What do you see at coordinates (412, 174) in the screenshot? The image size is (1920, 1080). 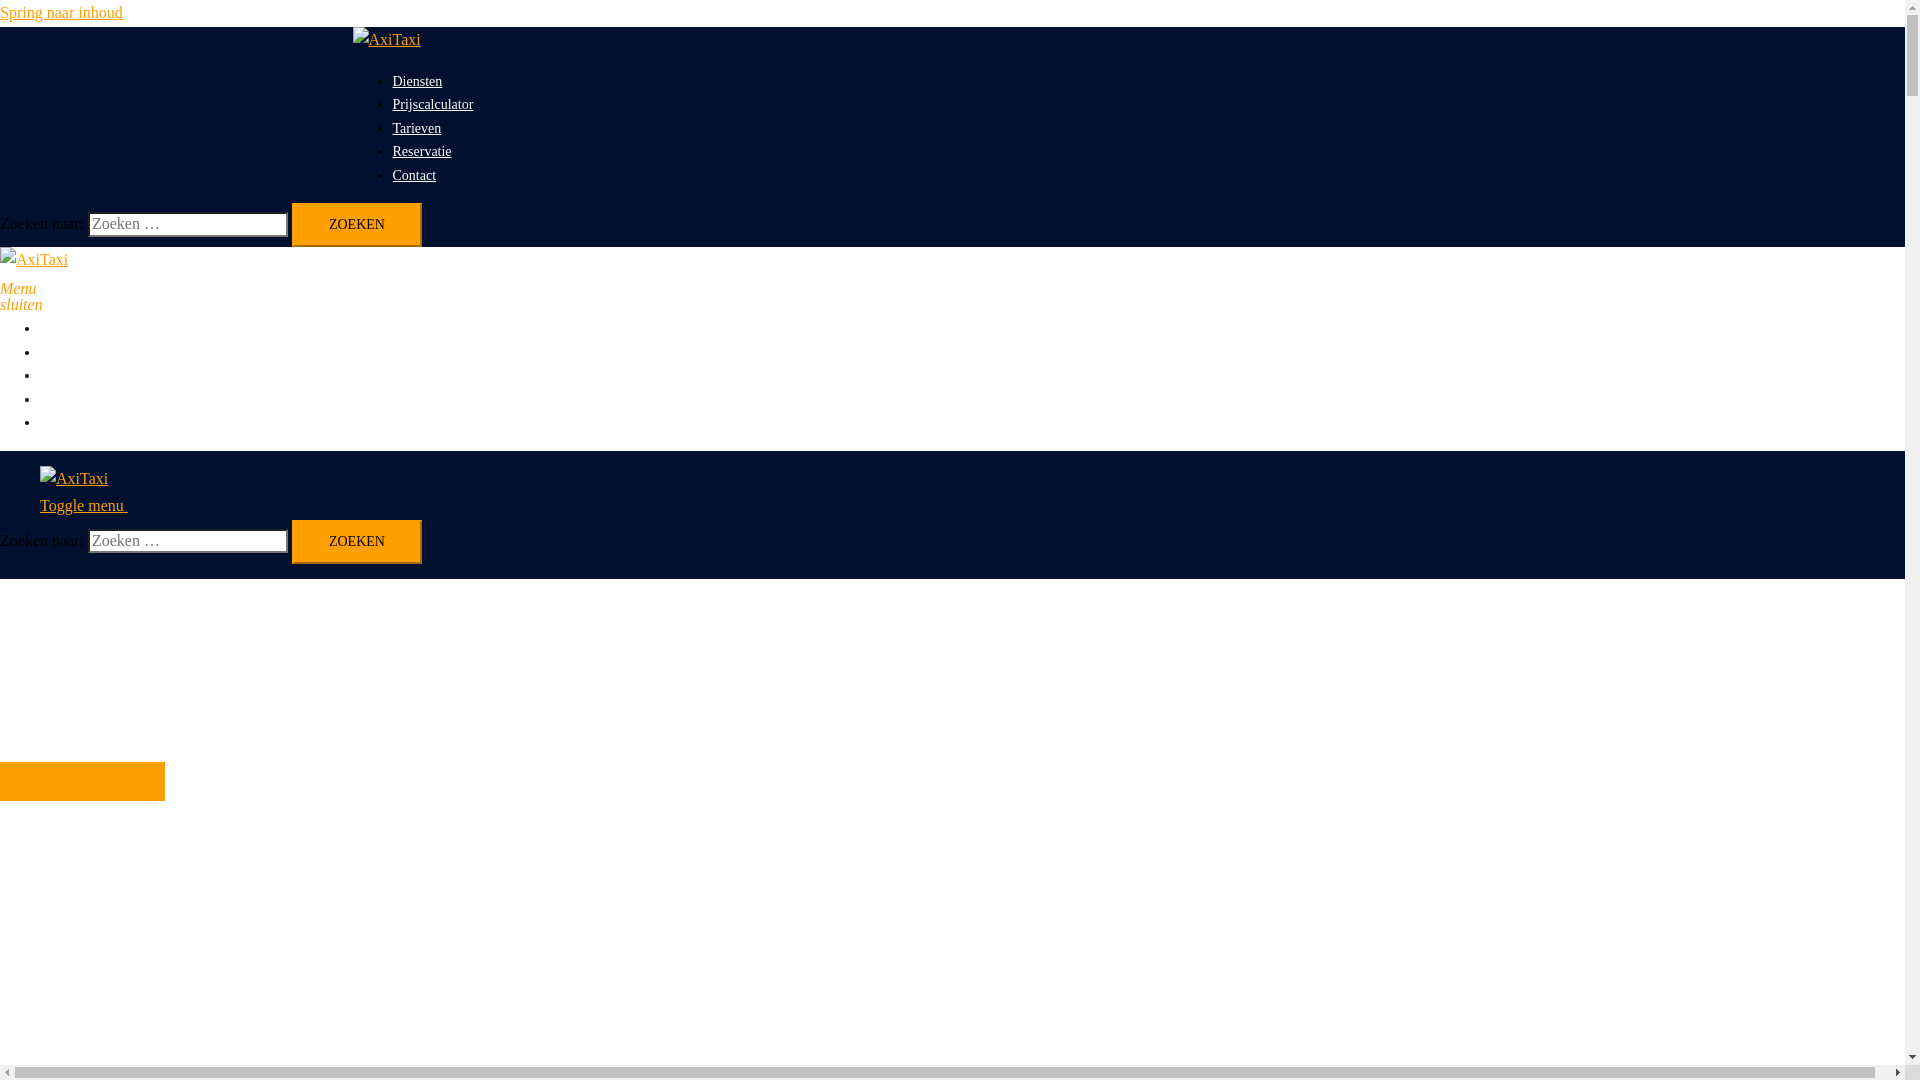 I see `'Contact'` at bounding box center [412, 174].